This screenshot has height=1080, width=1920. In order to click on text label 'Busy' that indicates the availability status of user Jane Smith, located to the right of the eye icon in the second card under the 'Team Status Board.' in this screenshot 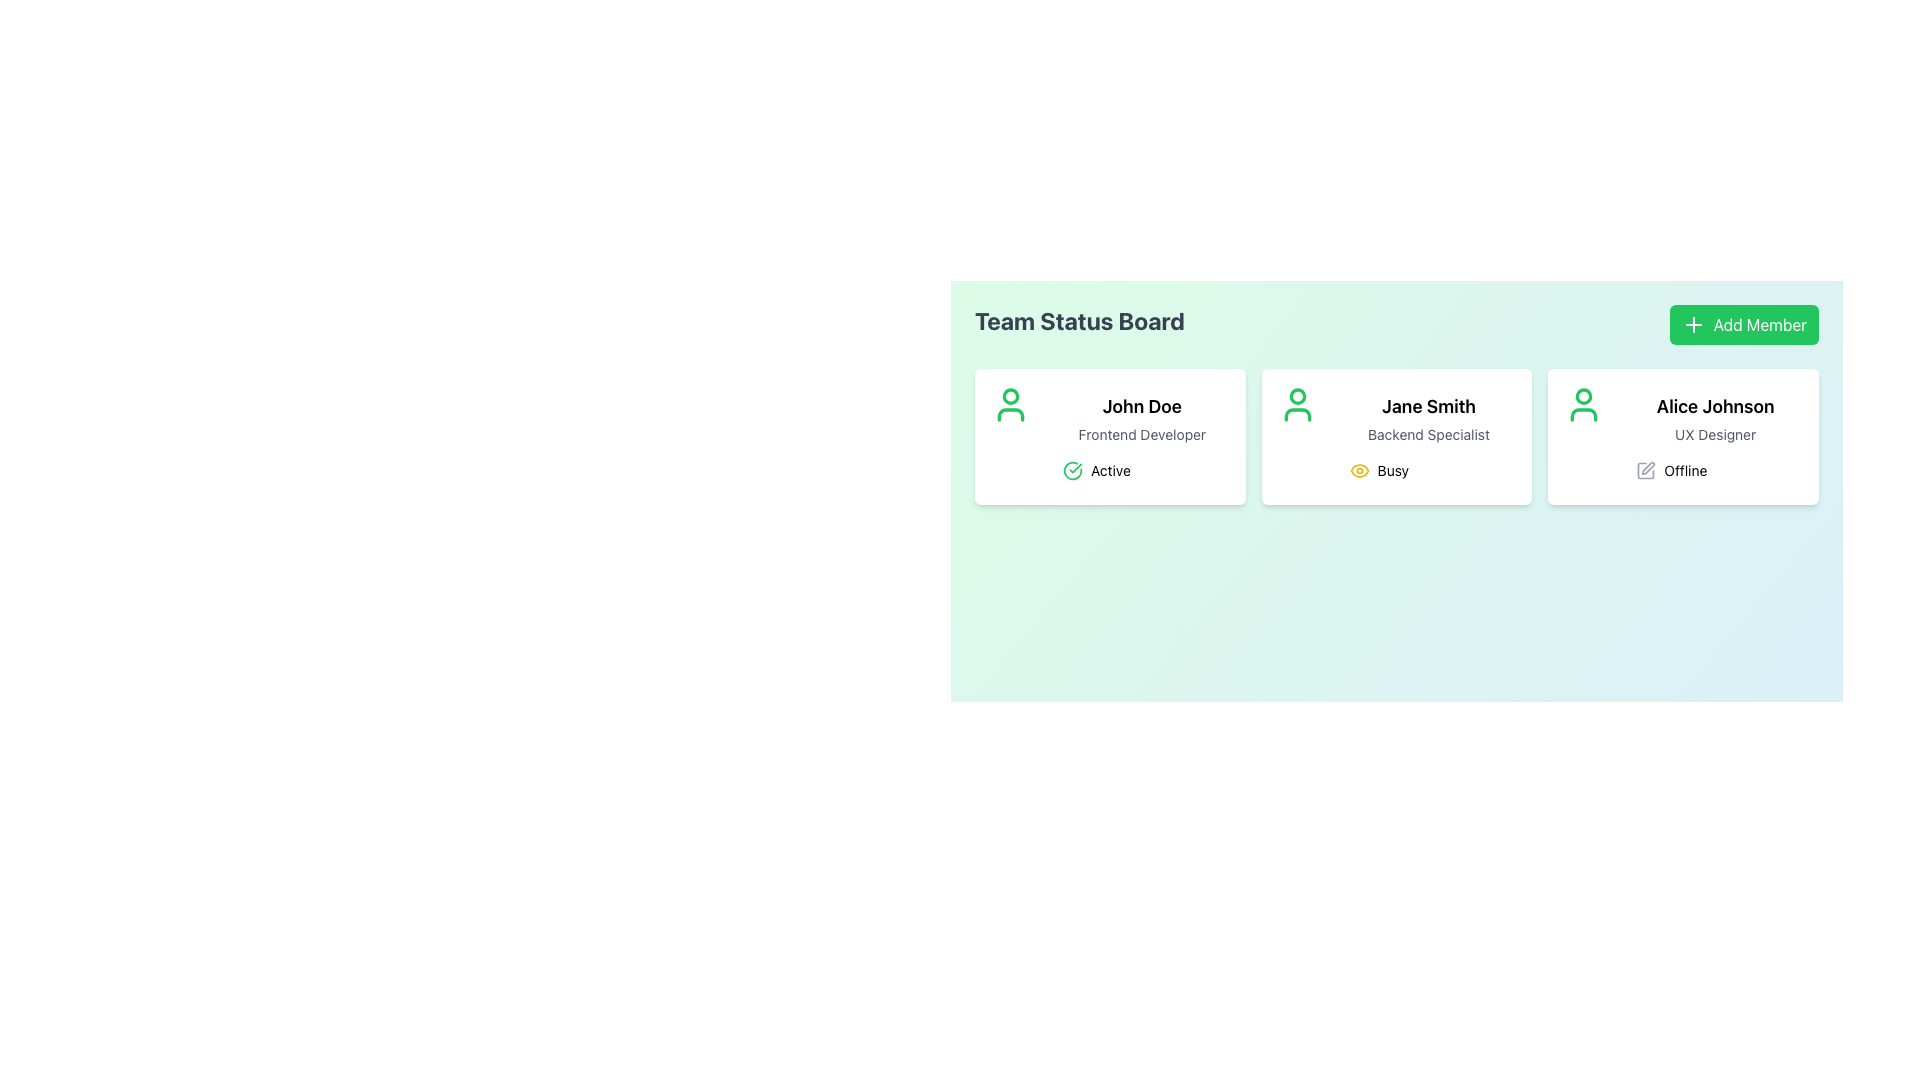, I will do `click(1392, 470)`.